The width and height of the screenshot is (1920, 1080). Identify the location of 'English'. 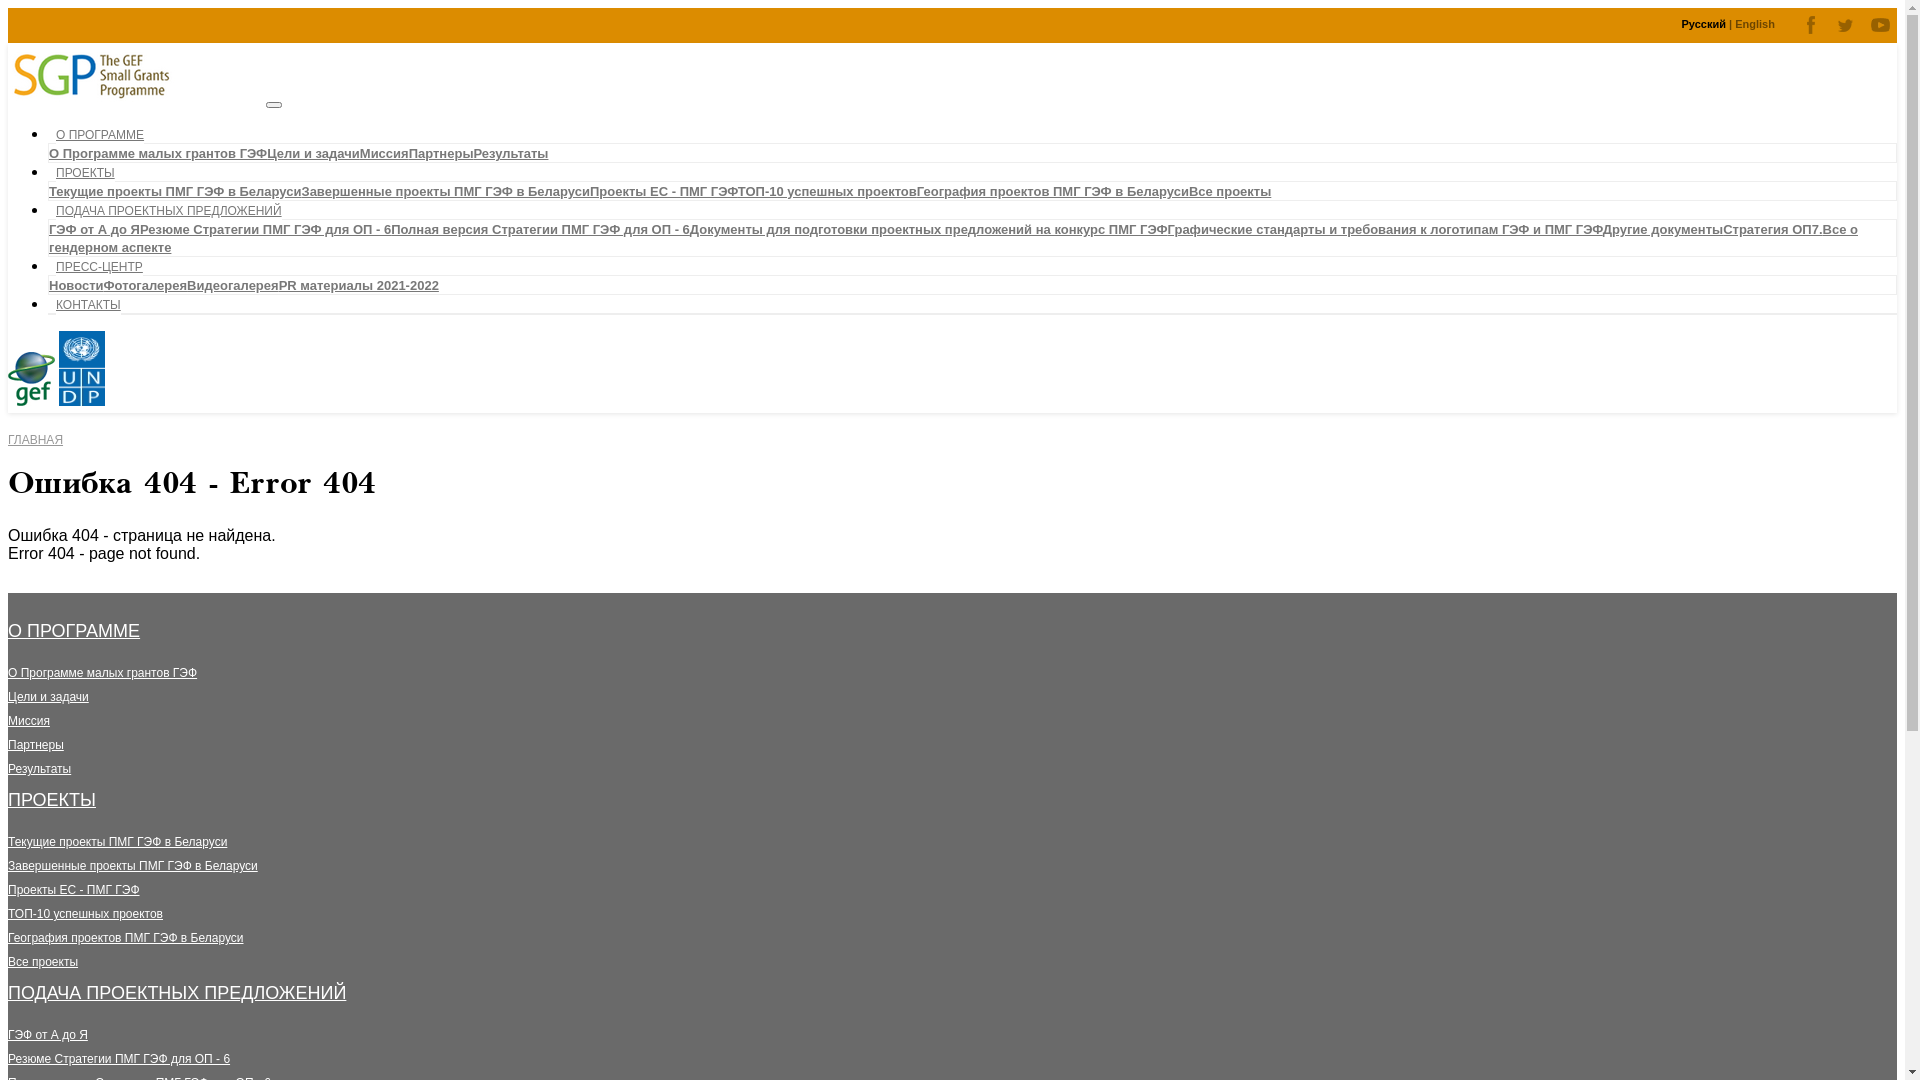
(1754, 23).